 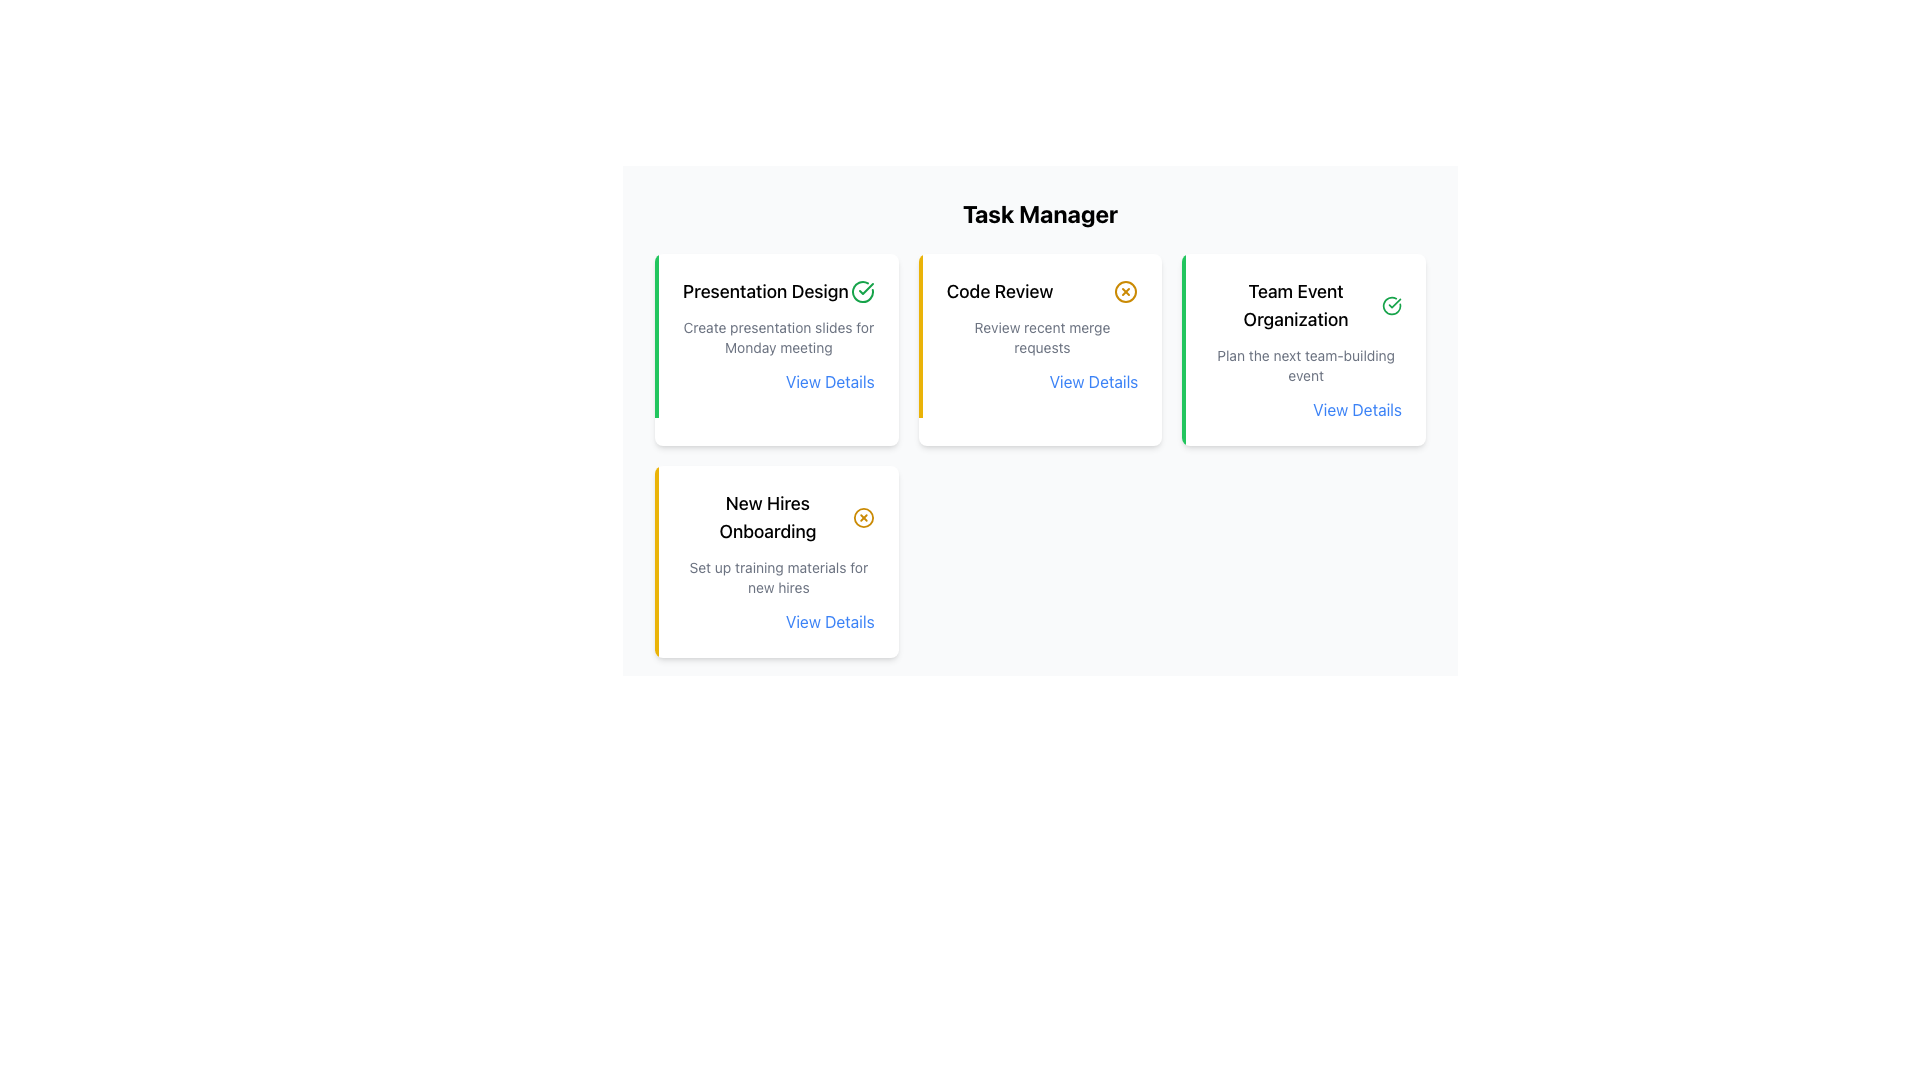 What do you see at coordinates (1391, 305) in the screenshot?
I see `the Status indicator icon located` at bounding box center [1391, 305].